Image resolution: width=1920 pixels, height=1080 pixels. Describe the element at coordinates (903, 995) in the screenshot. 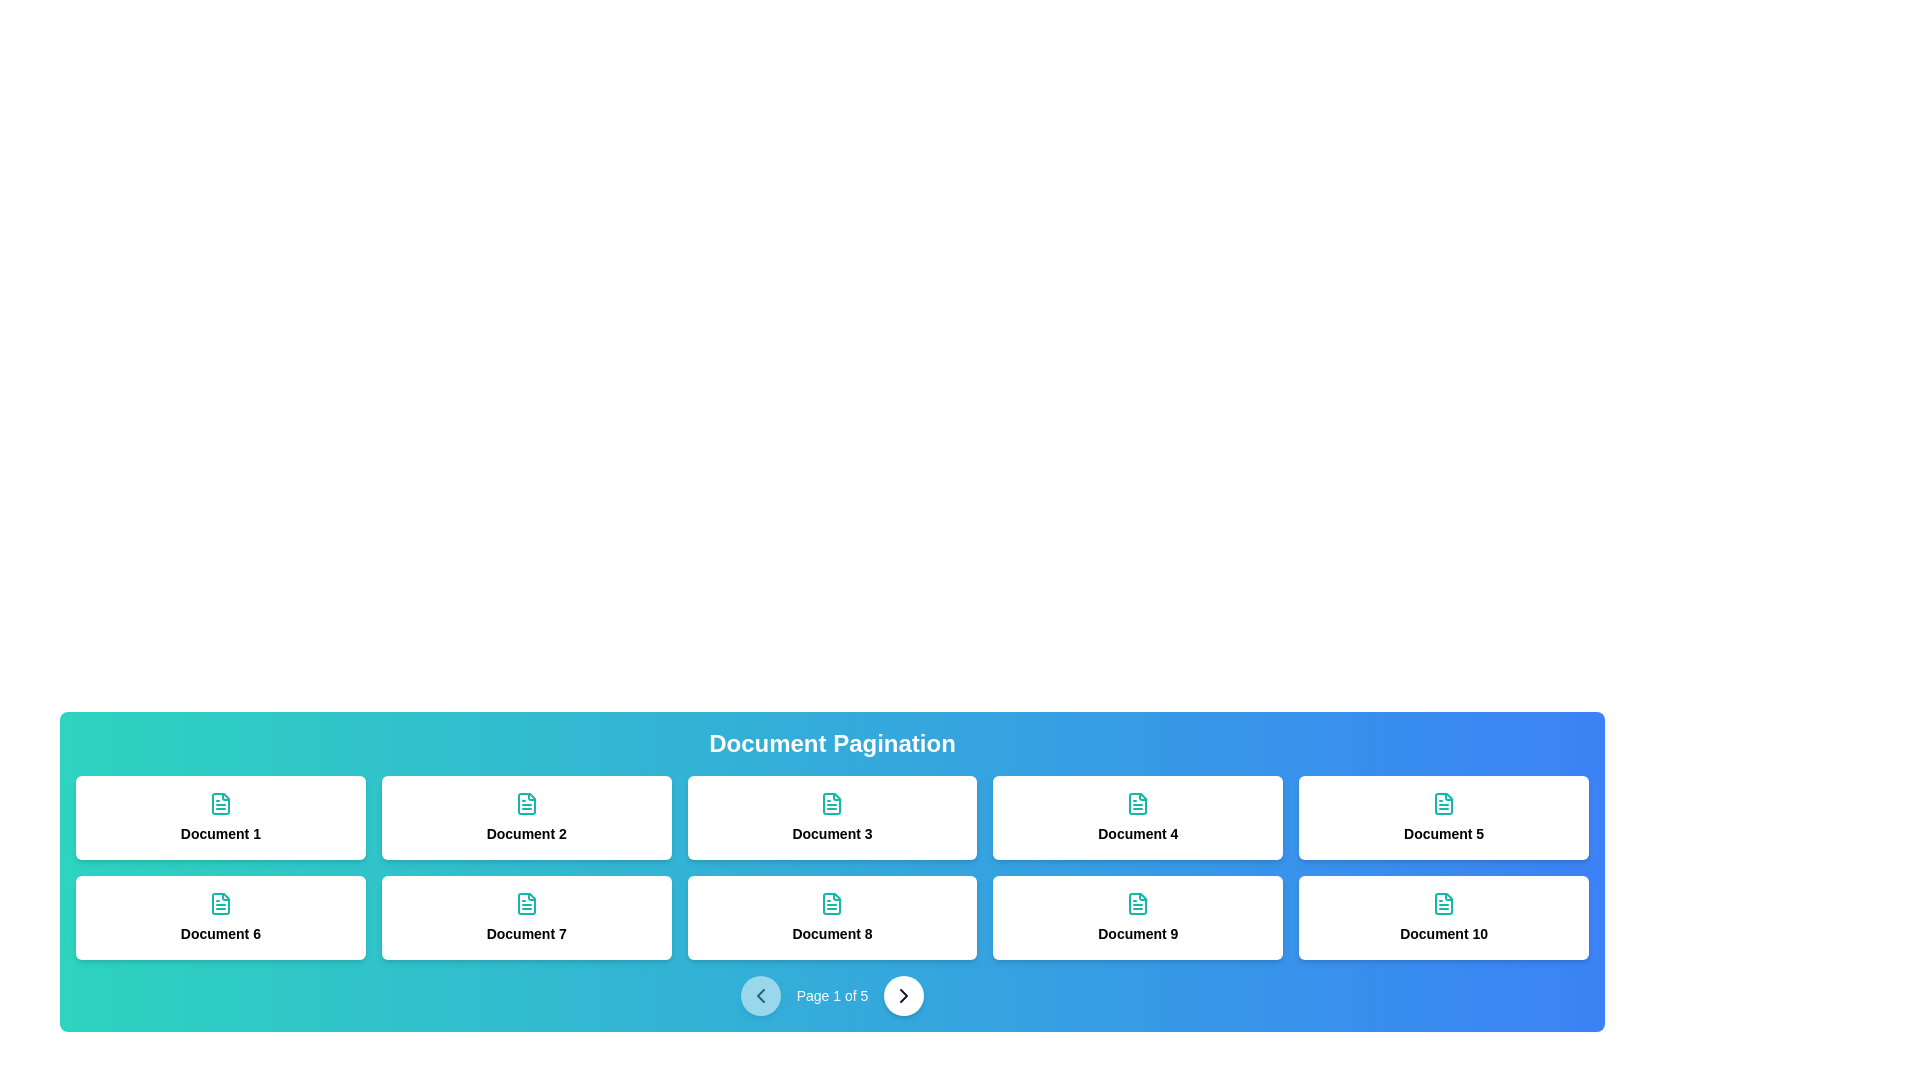

I see `the pagination button that navigates to the next page, located near the bottom center of the interface, immediately to the right of the 'Page 1 of 5' text` at that location.